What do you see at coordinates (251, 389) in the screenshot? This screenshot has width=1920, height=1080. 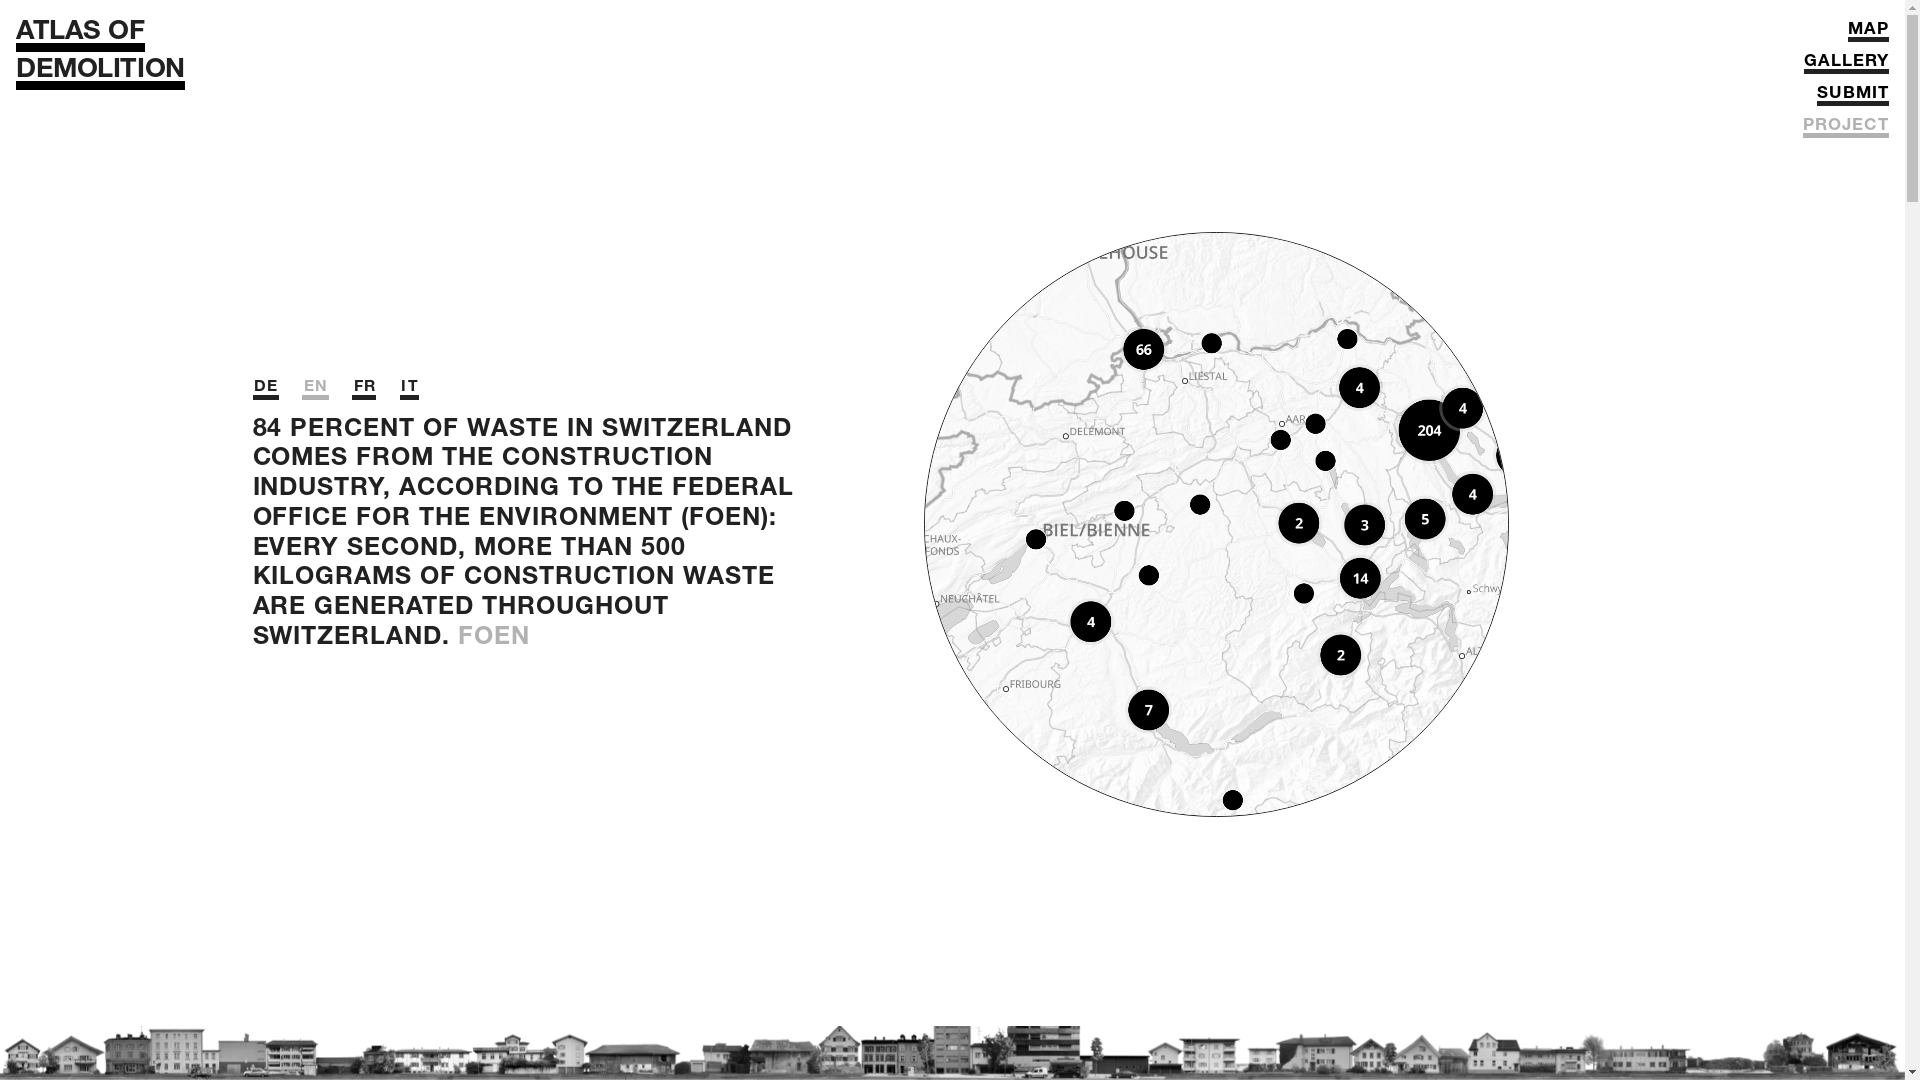 I see `'DE'` at bounding box center [251, 389].